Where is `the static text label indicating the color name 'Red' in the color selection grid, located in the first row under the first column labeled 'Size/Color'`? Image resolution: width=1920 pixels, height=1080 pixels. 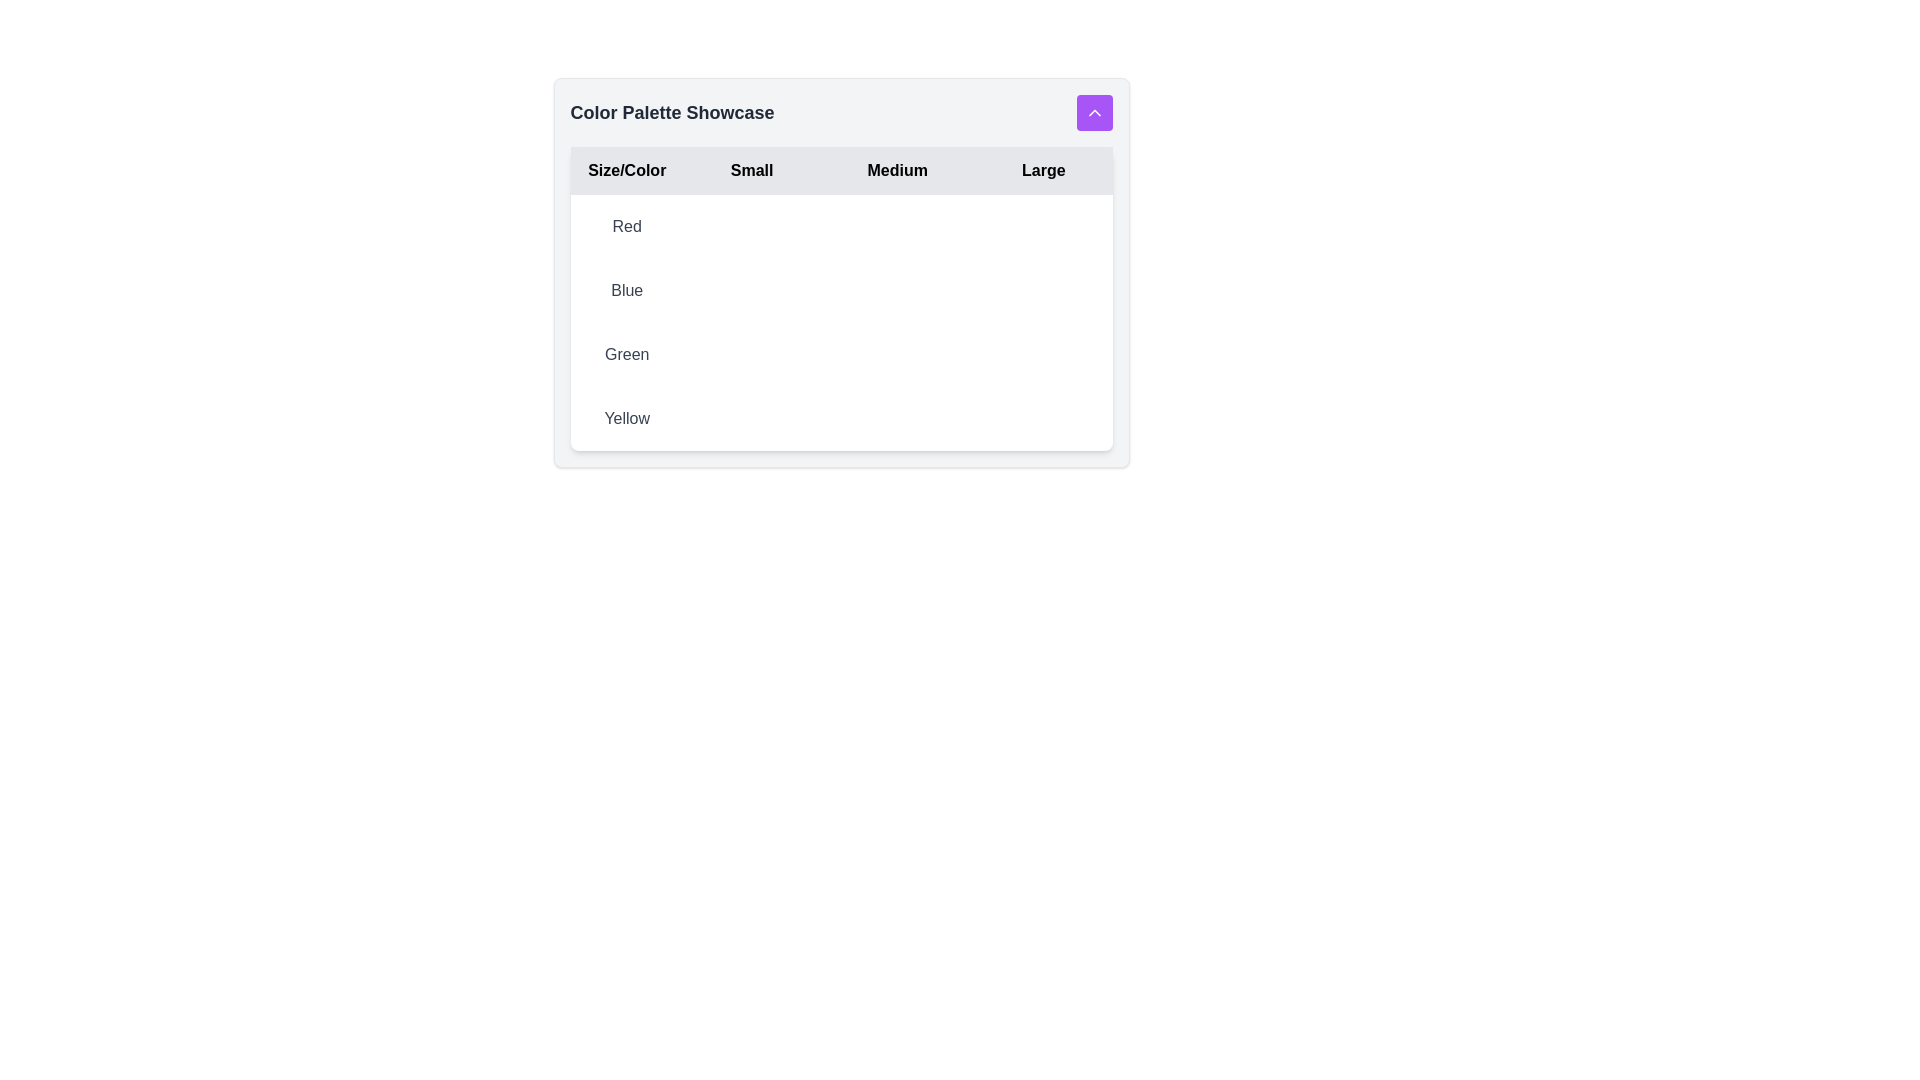
the static text label indicating the color name 'Red' in the color selection grid, located in the first row under the first column labeled 'Size/Color' is located at coordinates (626, 226).